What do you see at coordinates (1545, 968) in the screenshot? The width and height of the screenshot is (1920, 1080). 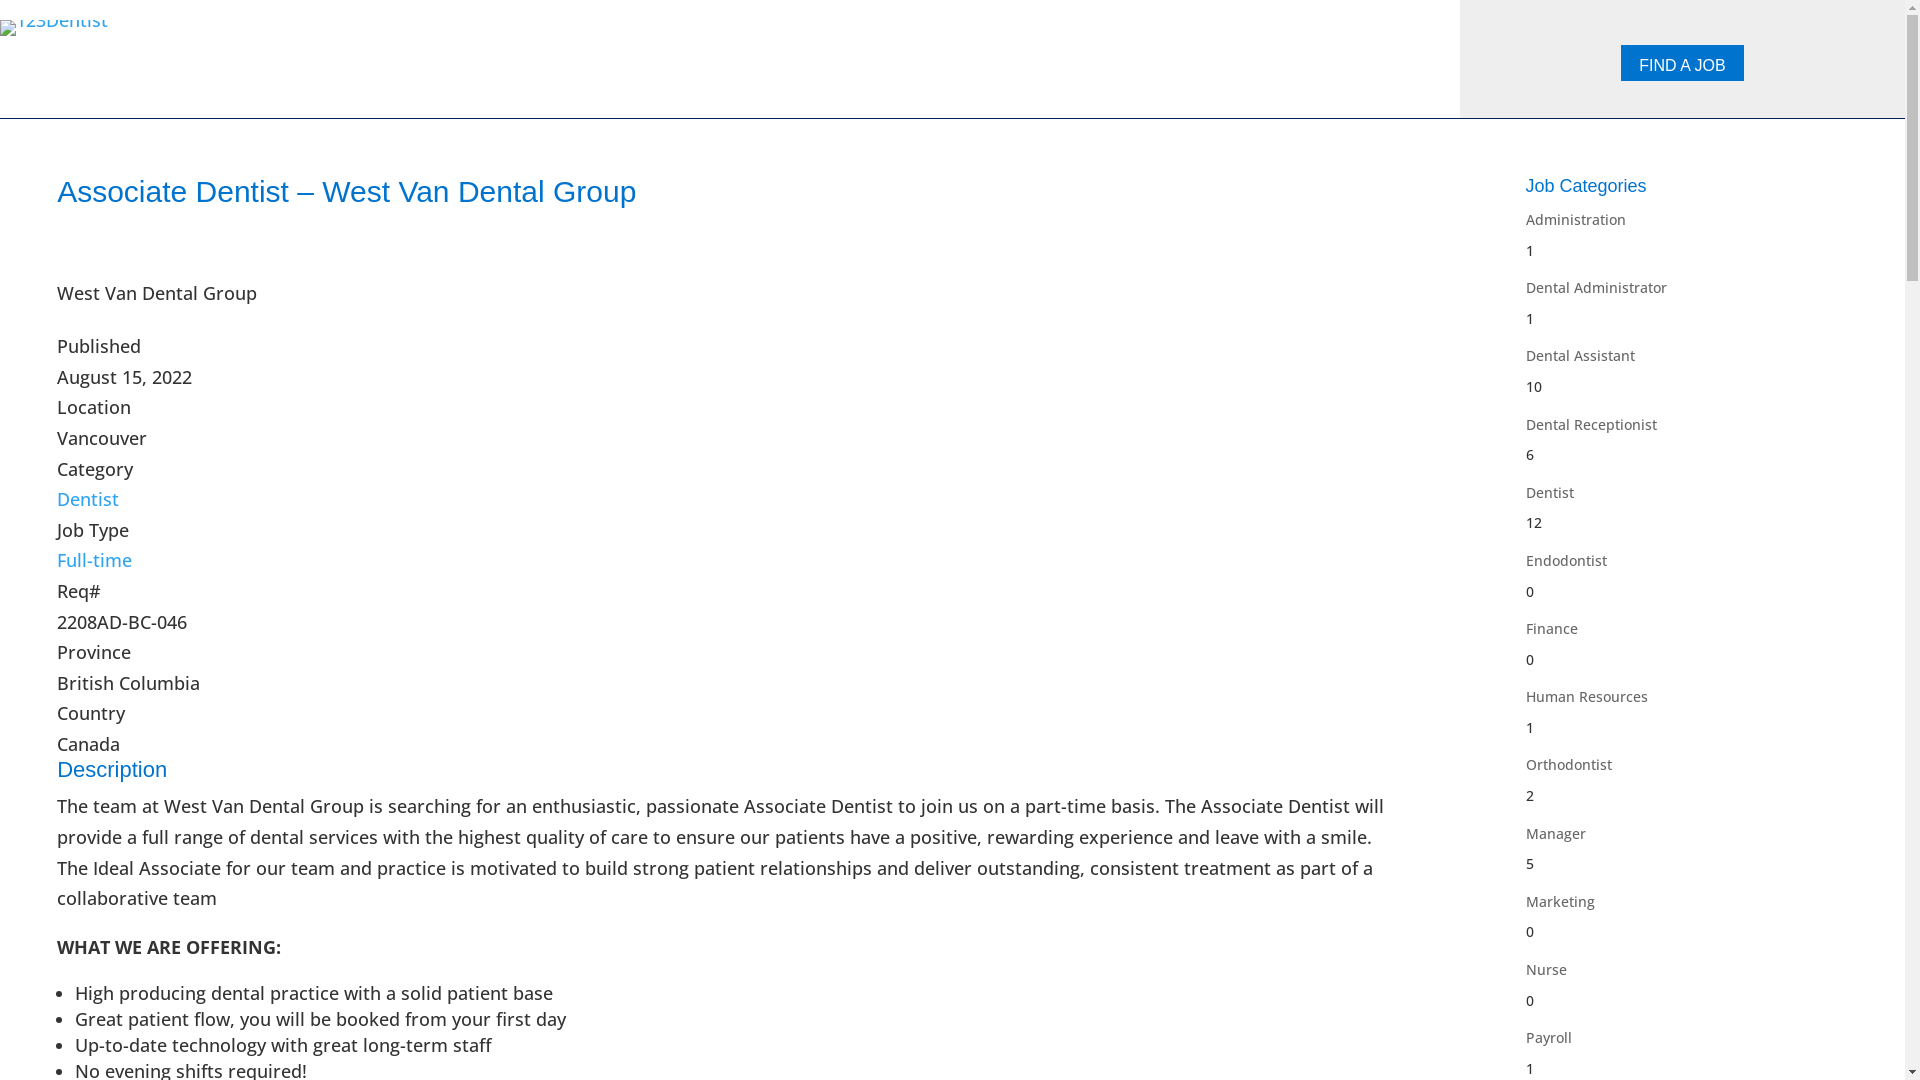 I see `'Nurse'` at bounding box center [1545, 968].